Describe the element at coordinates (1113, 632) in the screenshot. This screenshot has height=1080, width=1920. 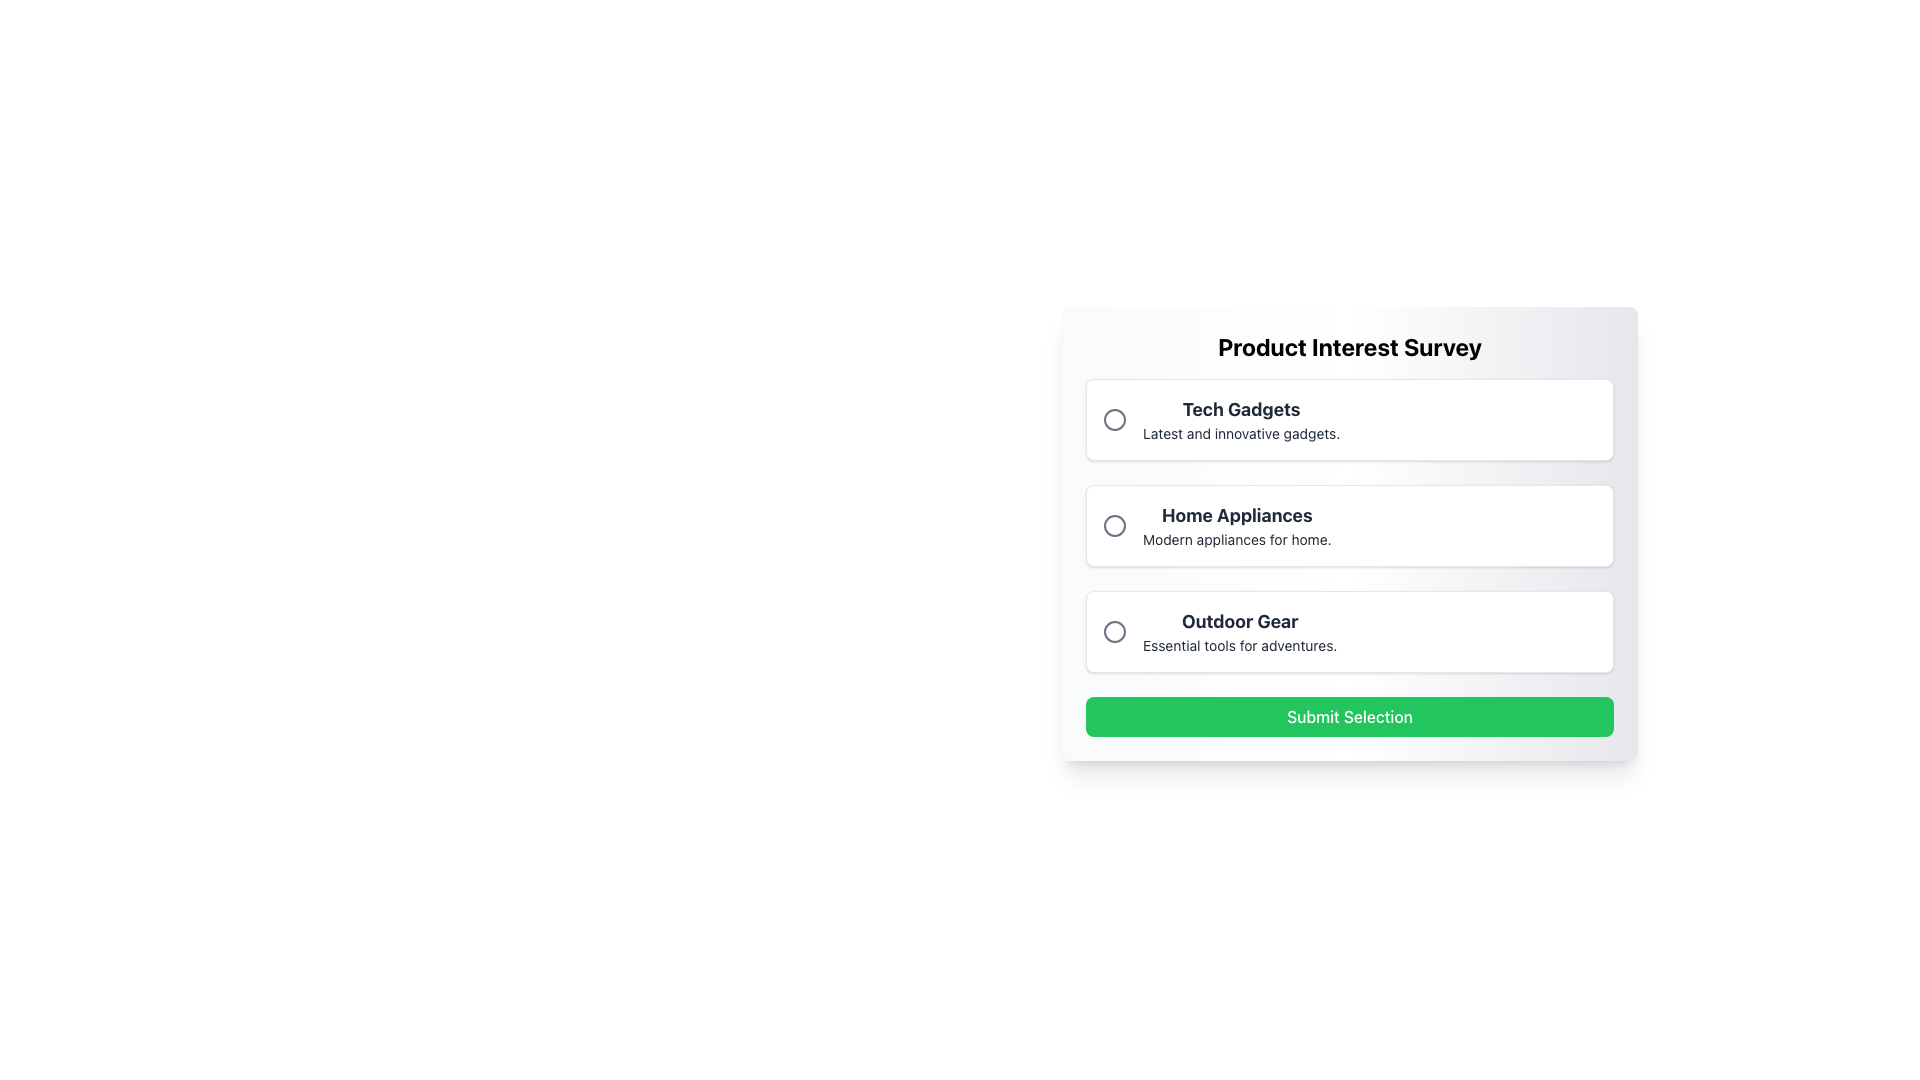
I see `the hollow ring SVG circle located next to the text 'Outdoor Gear' in the third option of the survey form` at that location.